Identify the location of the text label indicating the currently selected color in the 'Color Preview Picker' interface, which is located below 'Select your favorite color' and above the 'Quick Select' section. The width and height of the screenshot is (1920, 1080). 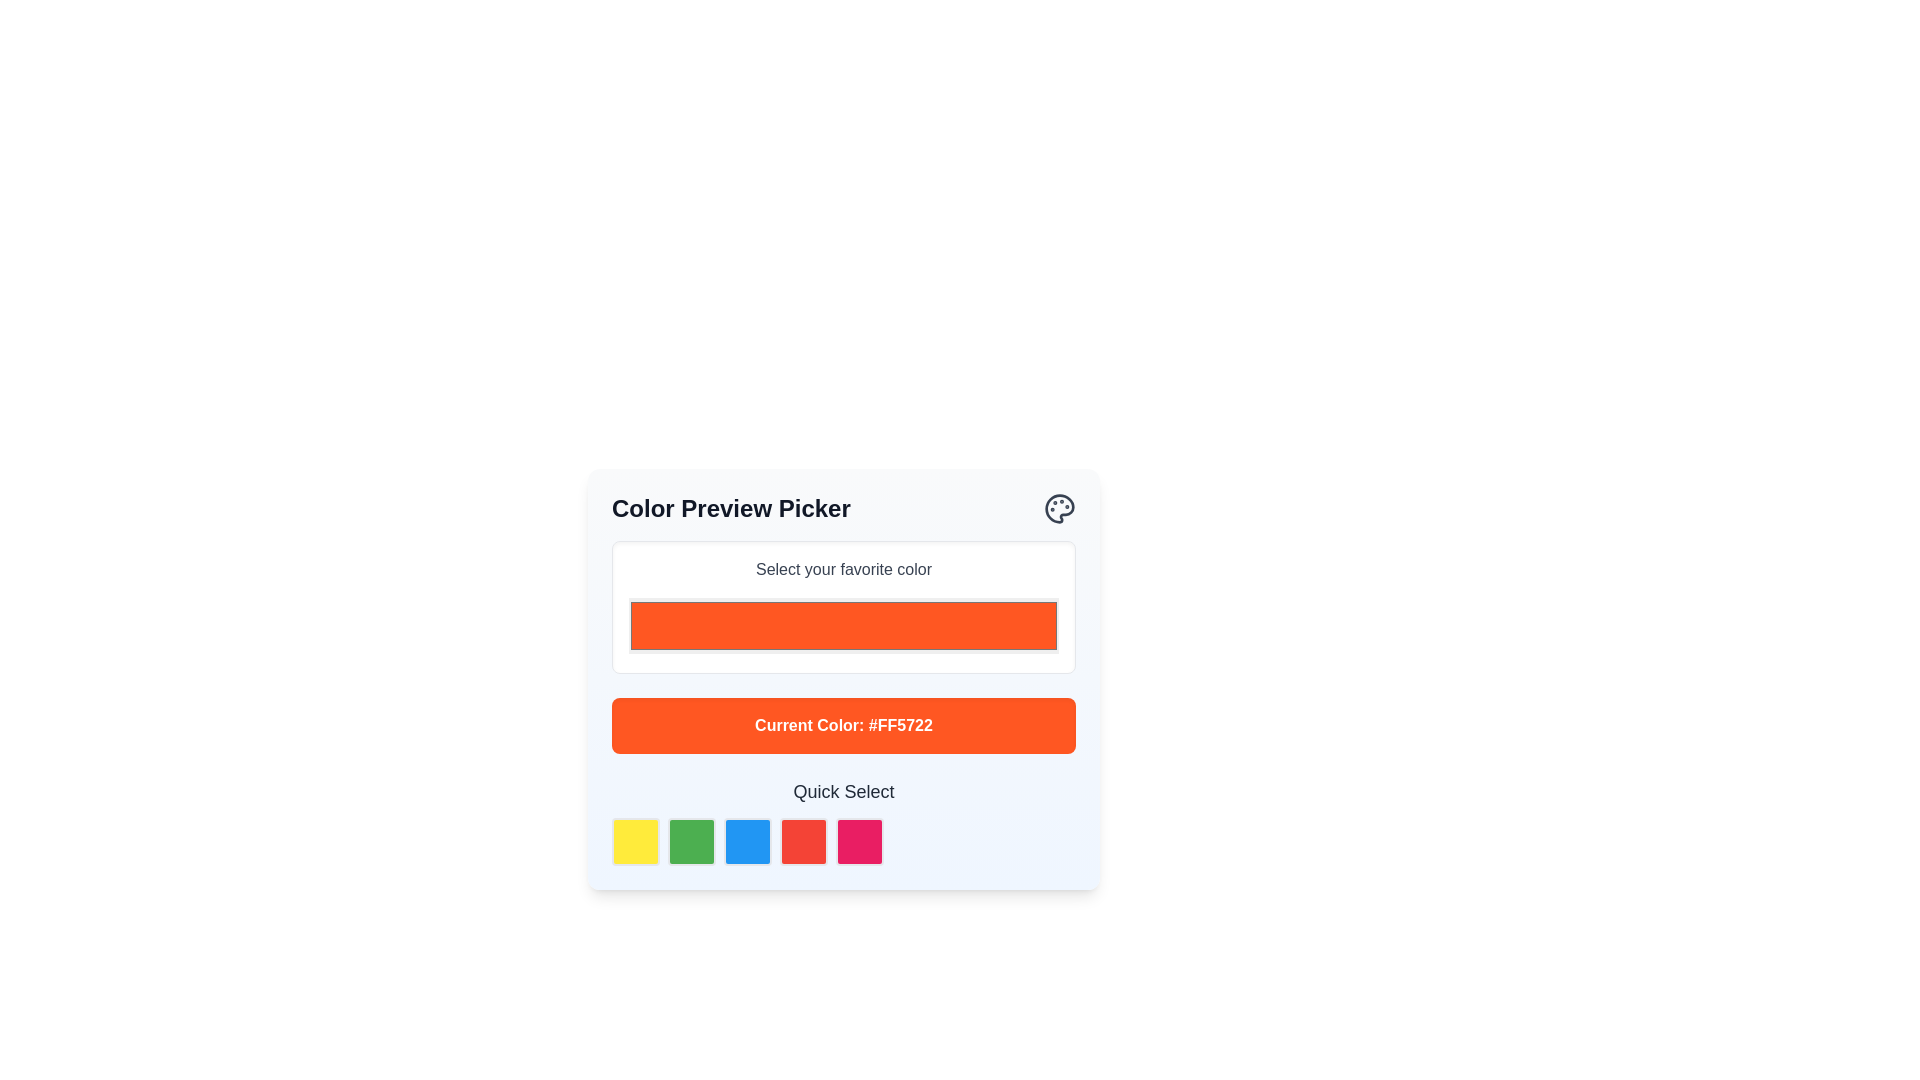
(844, 725).